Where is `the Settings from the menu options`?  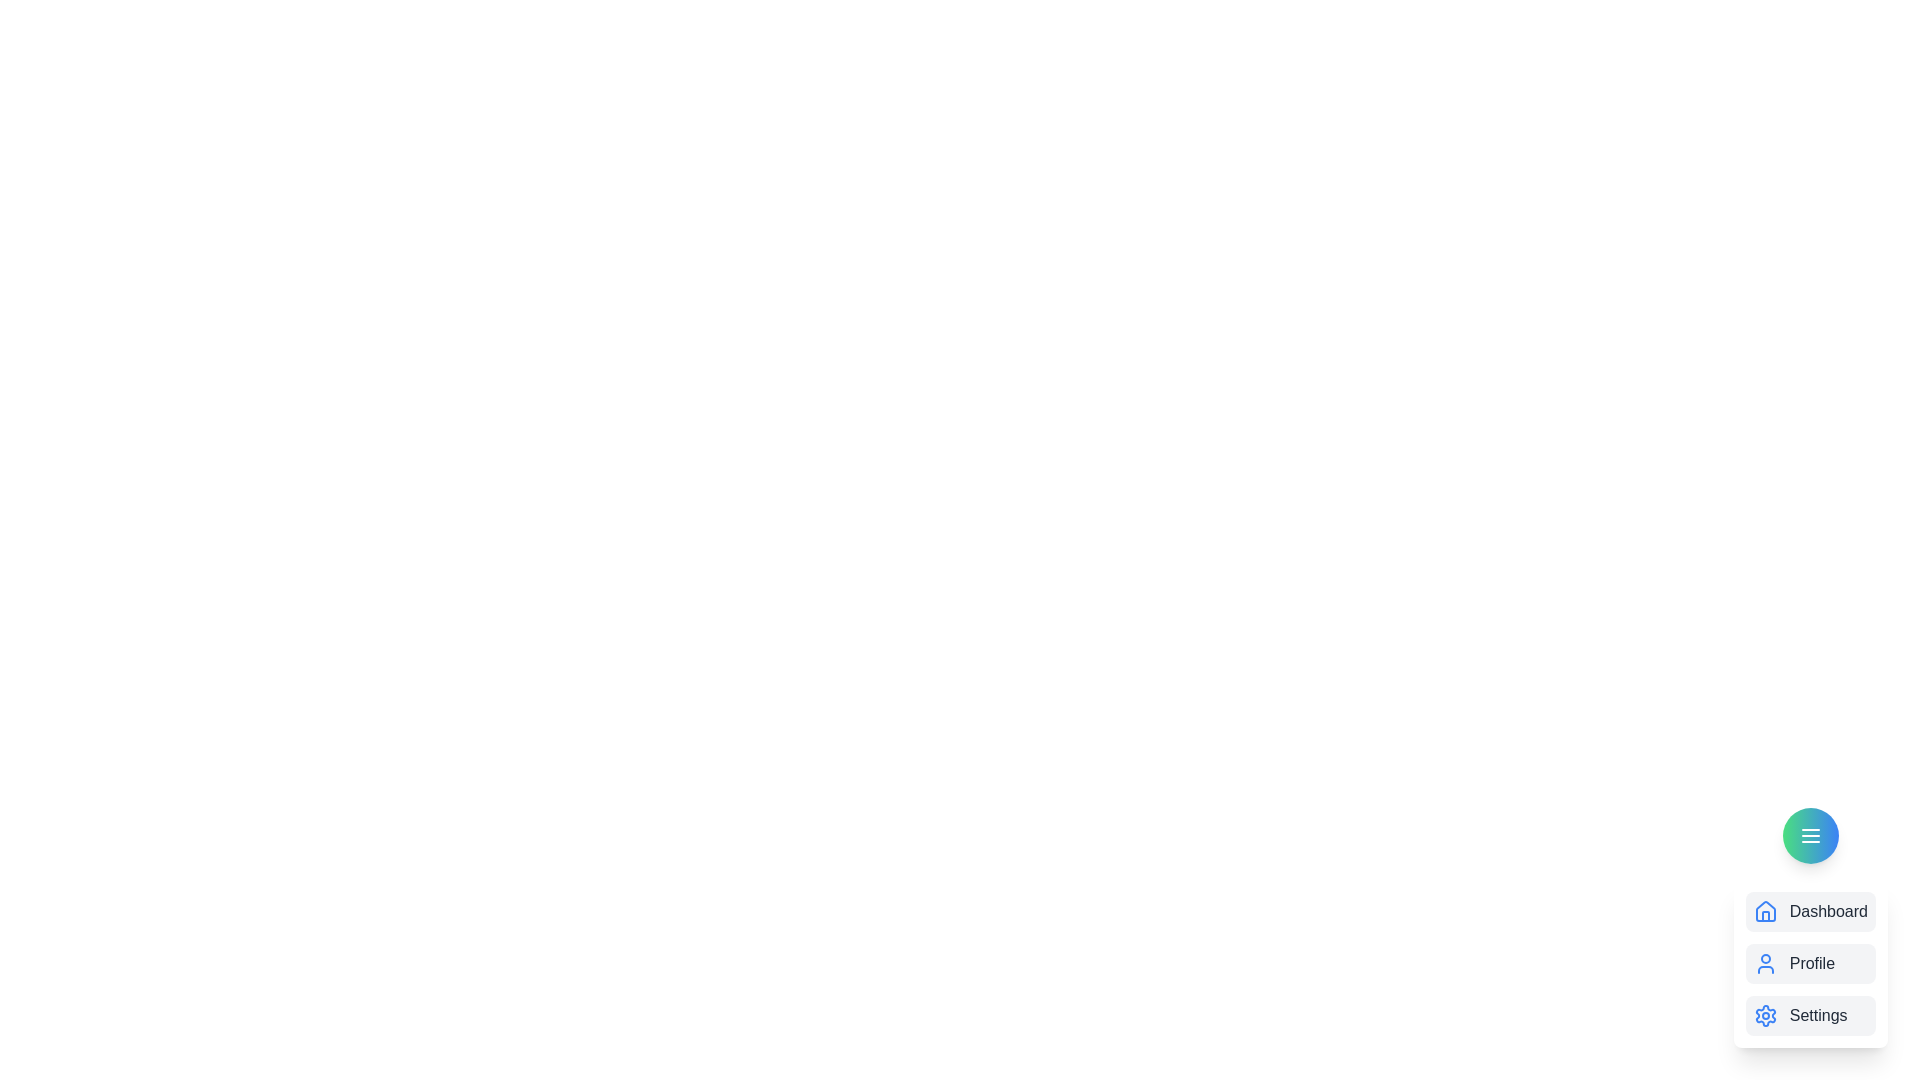
the Settings from the menu options is located at coordinates (1810, 1015).